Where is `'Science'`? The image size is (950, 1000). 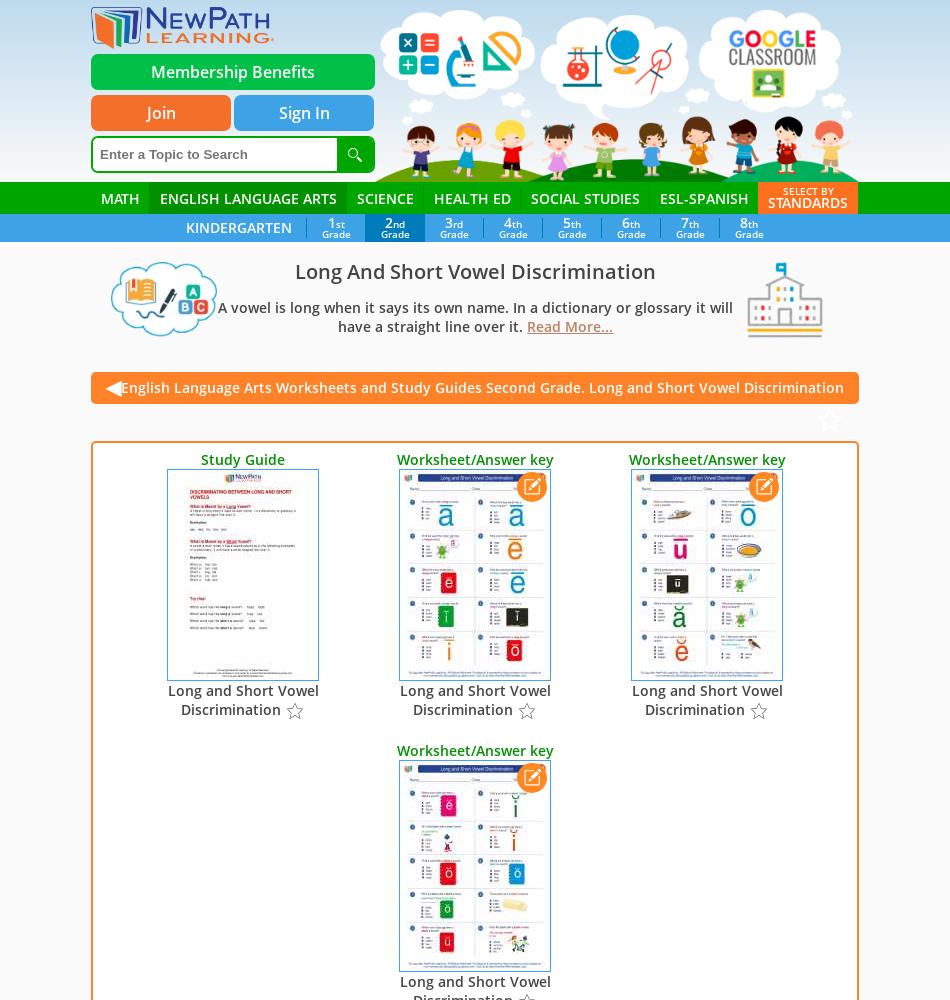 'Science' is located at coordinates (384, 197).